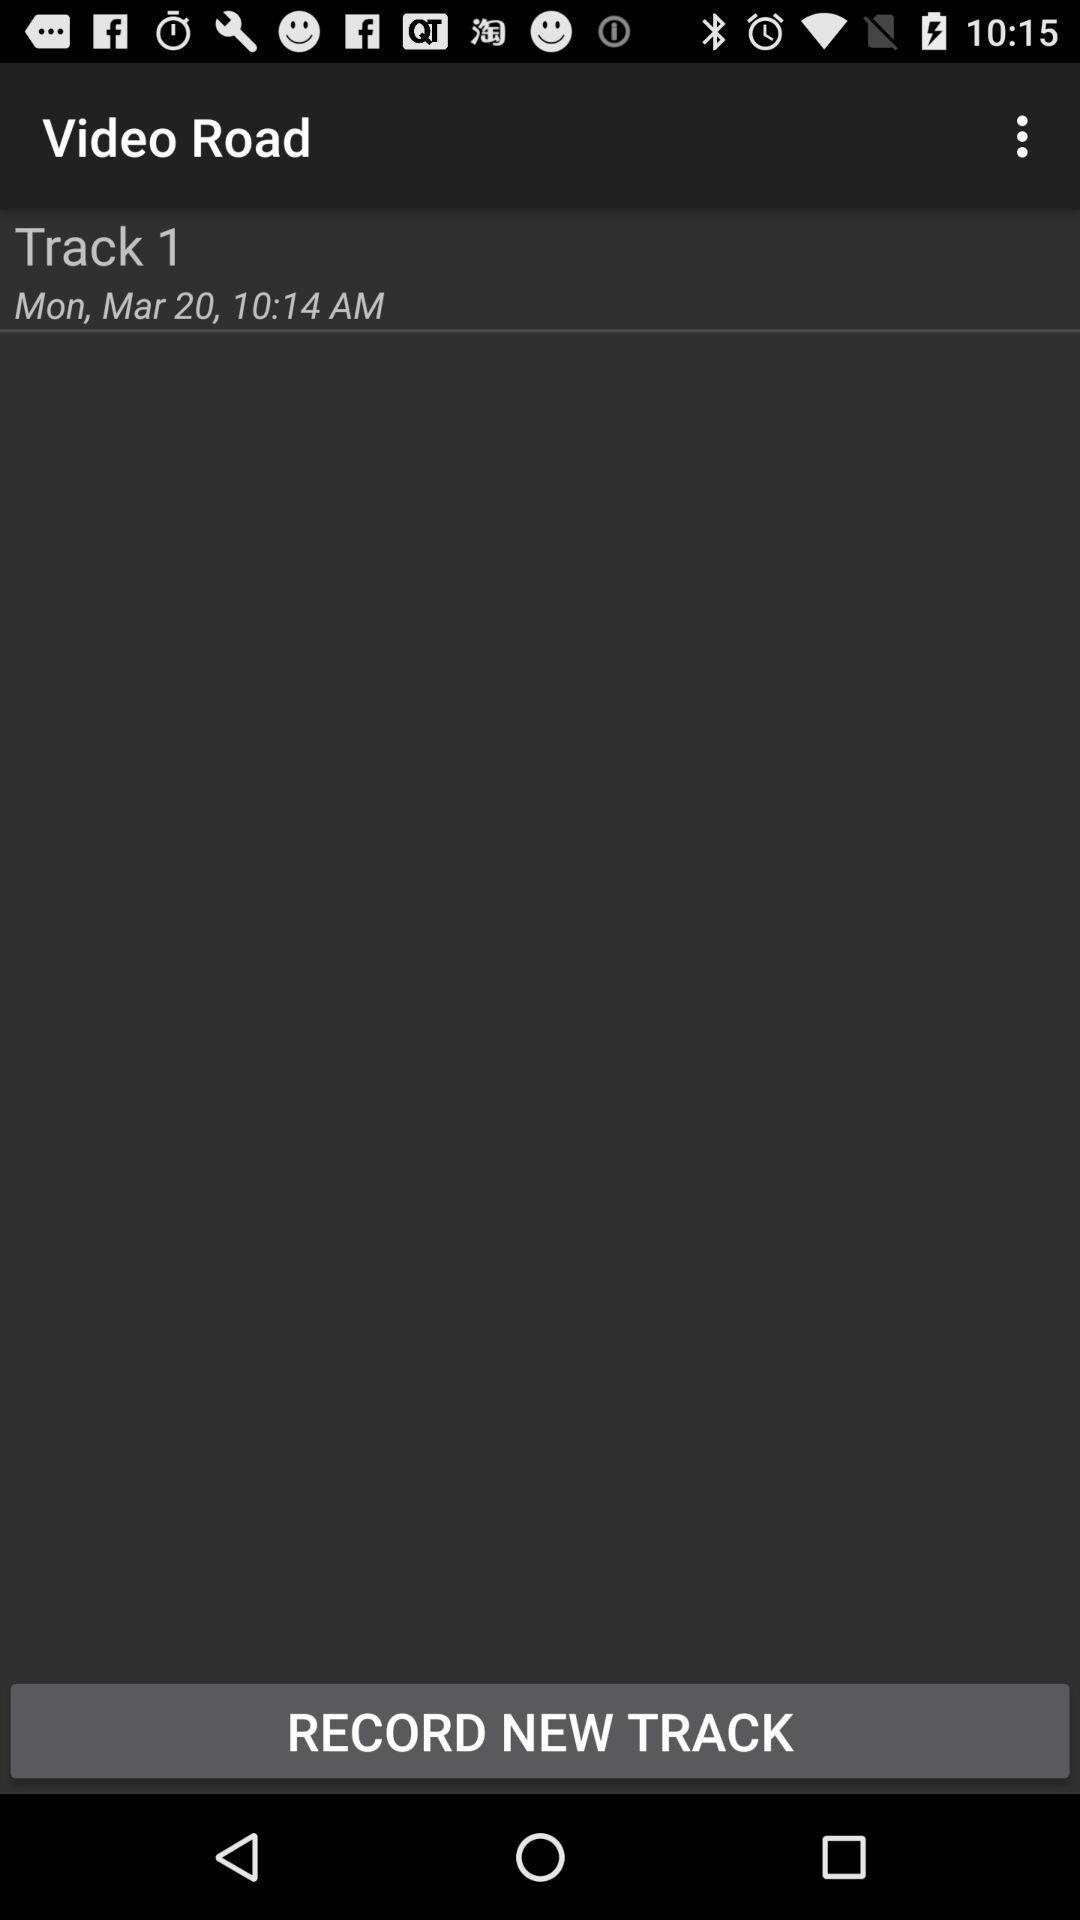 The width and height of the screenshot is (1080, 1920). Describe the element at coordinates (99, 243) in the screenshot. I see `the app below the video road icon` at that location.